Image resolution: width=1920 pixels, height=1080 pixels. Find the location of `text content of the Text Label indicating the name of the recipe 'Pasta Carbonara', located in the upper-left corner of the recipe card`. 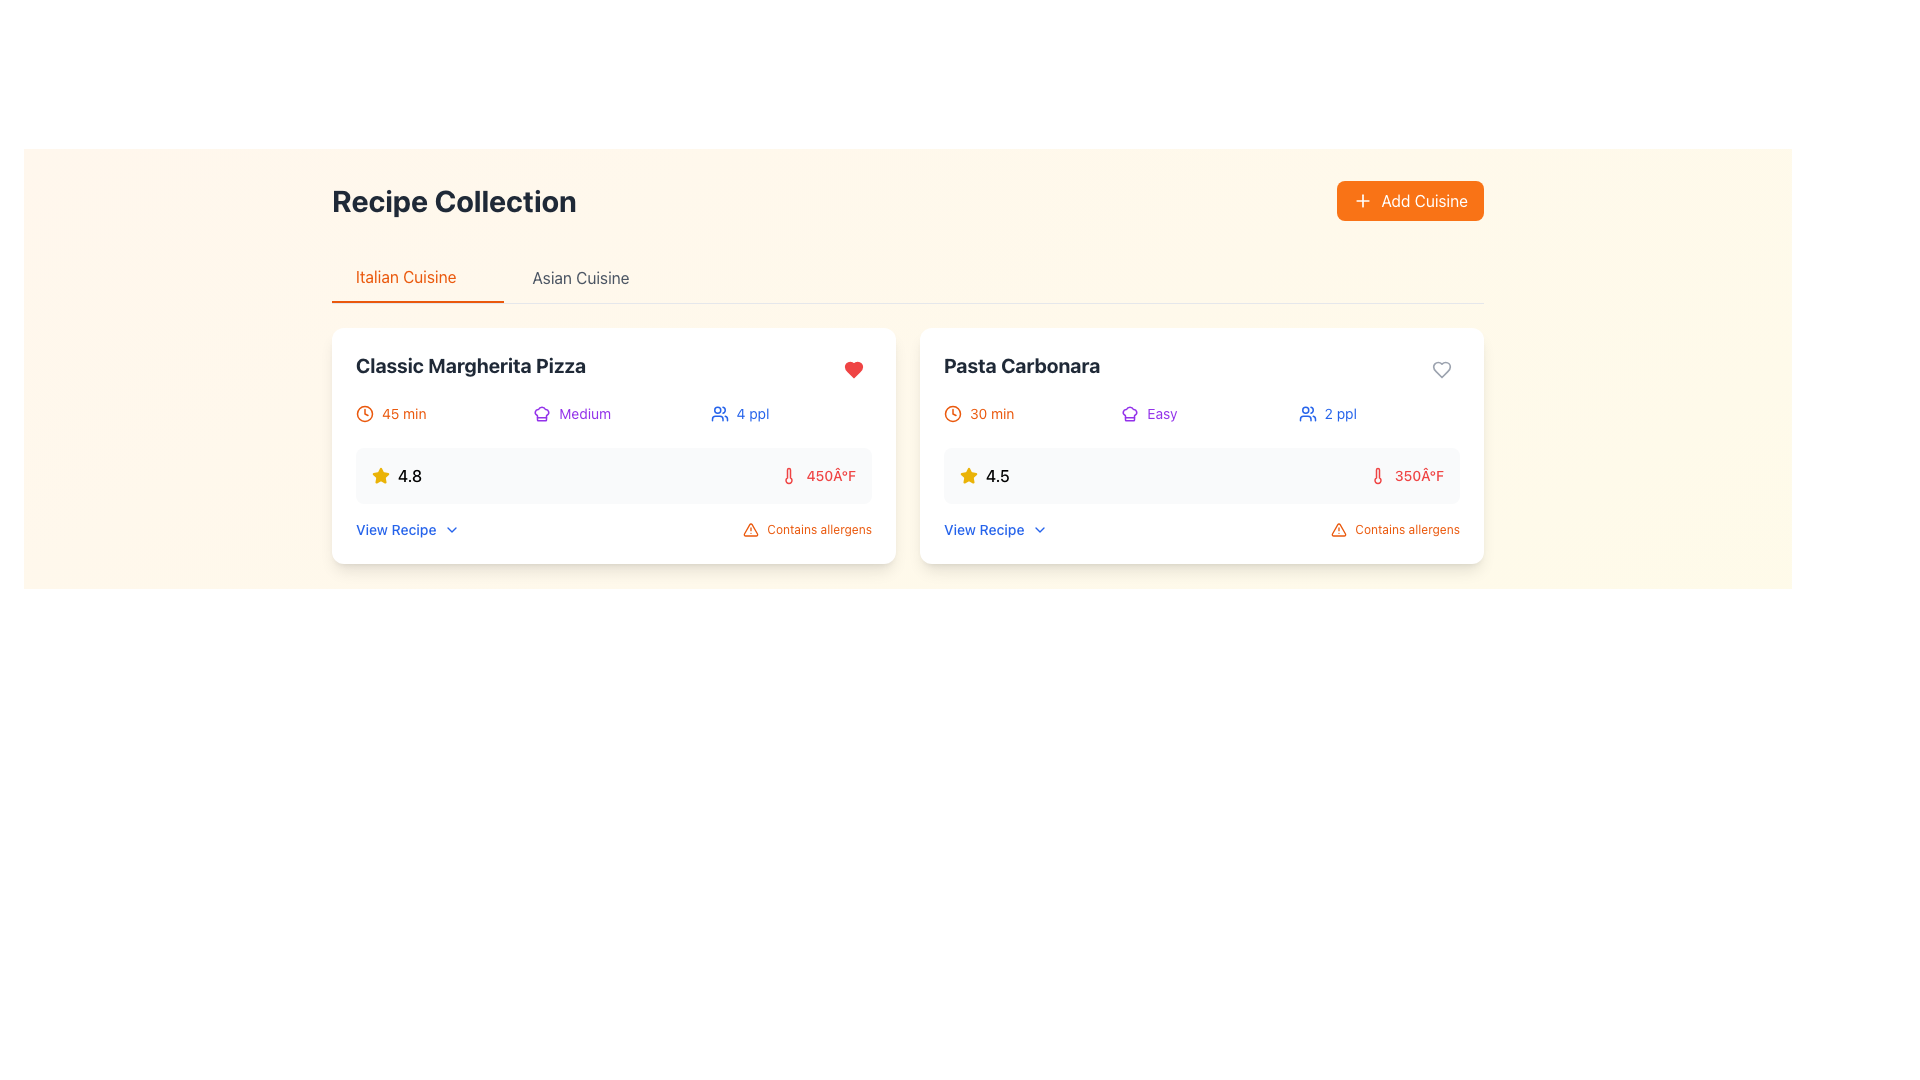

text content of the Text Label indicating the name of the recipe 'Pasta Carbonara', located in the upper-left corner of the recipe card is located at coordinates (1022, 366).